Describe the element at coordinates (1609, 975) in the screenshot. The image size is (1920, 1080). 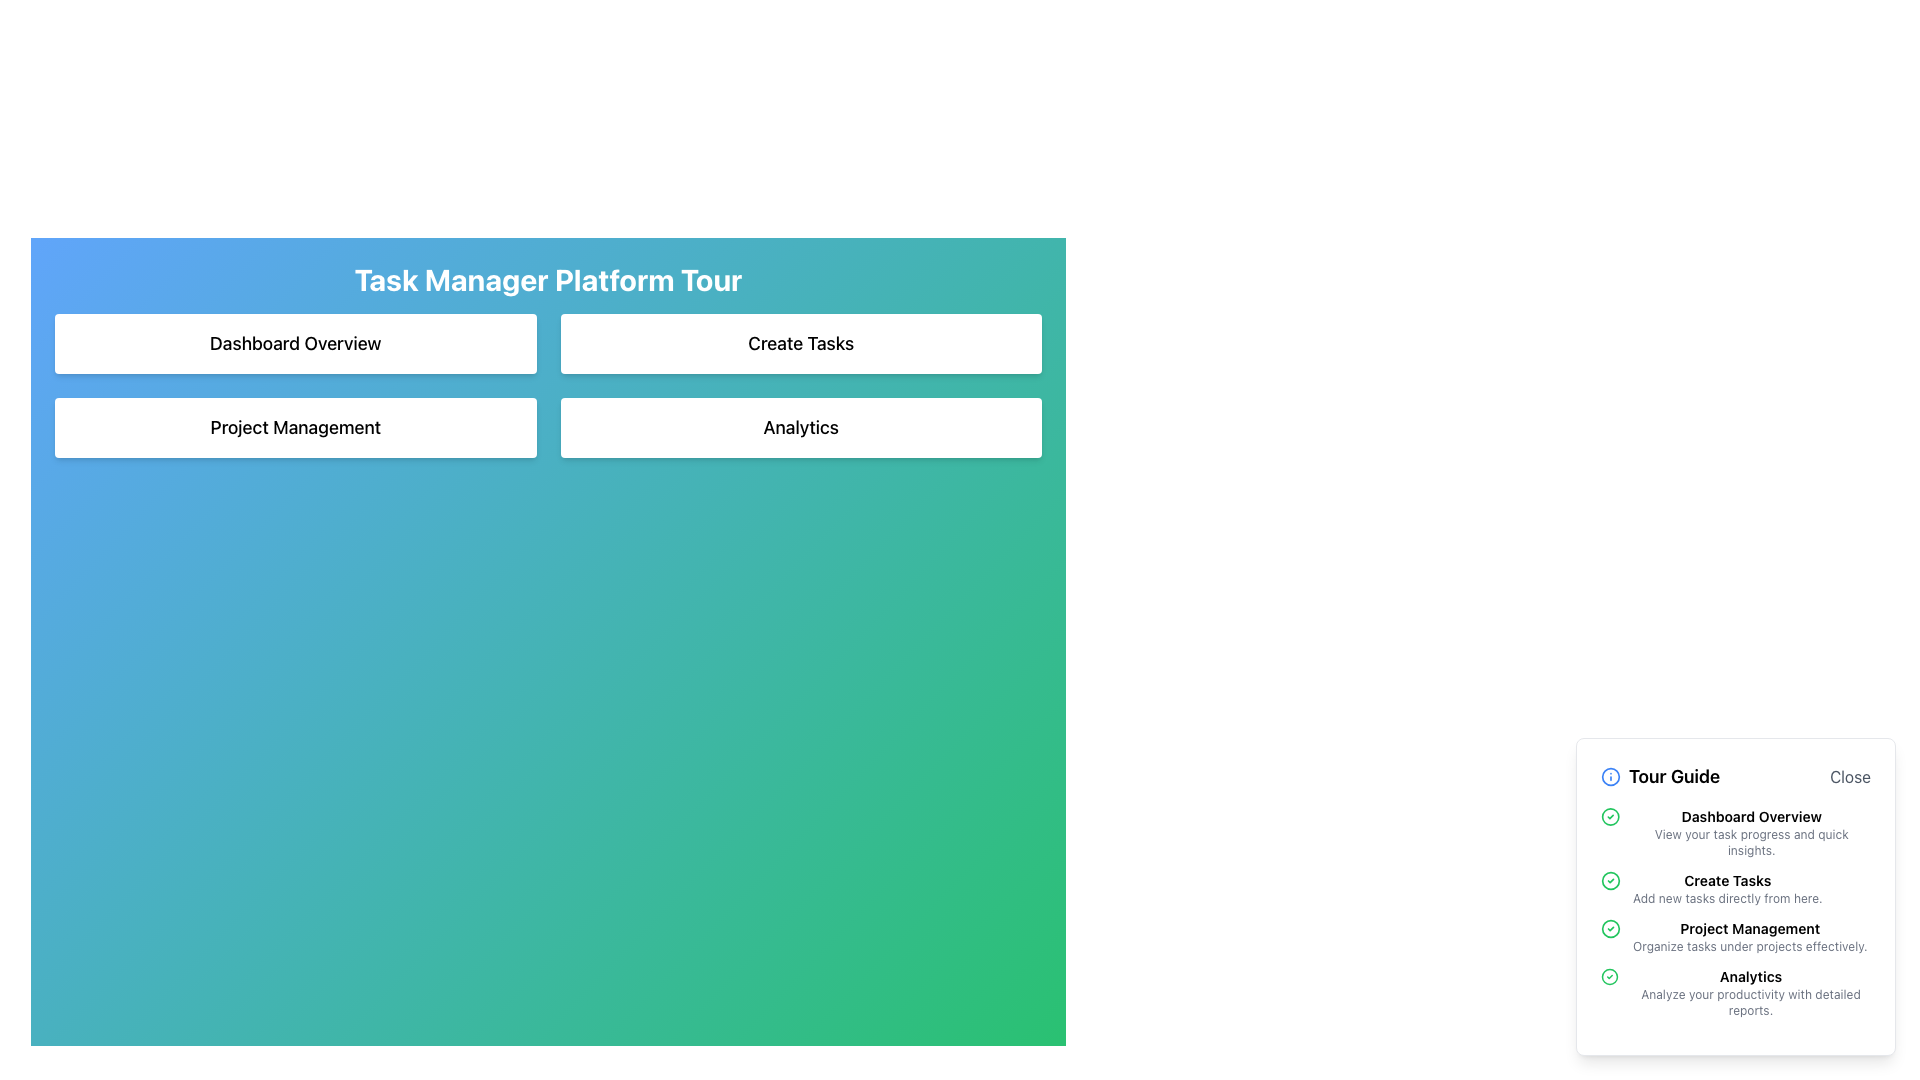
I see `the first circular icon in the 'Tour Guide' panel, which is styled as a hollow circle with a green border, indicating success` at that location.